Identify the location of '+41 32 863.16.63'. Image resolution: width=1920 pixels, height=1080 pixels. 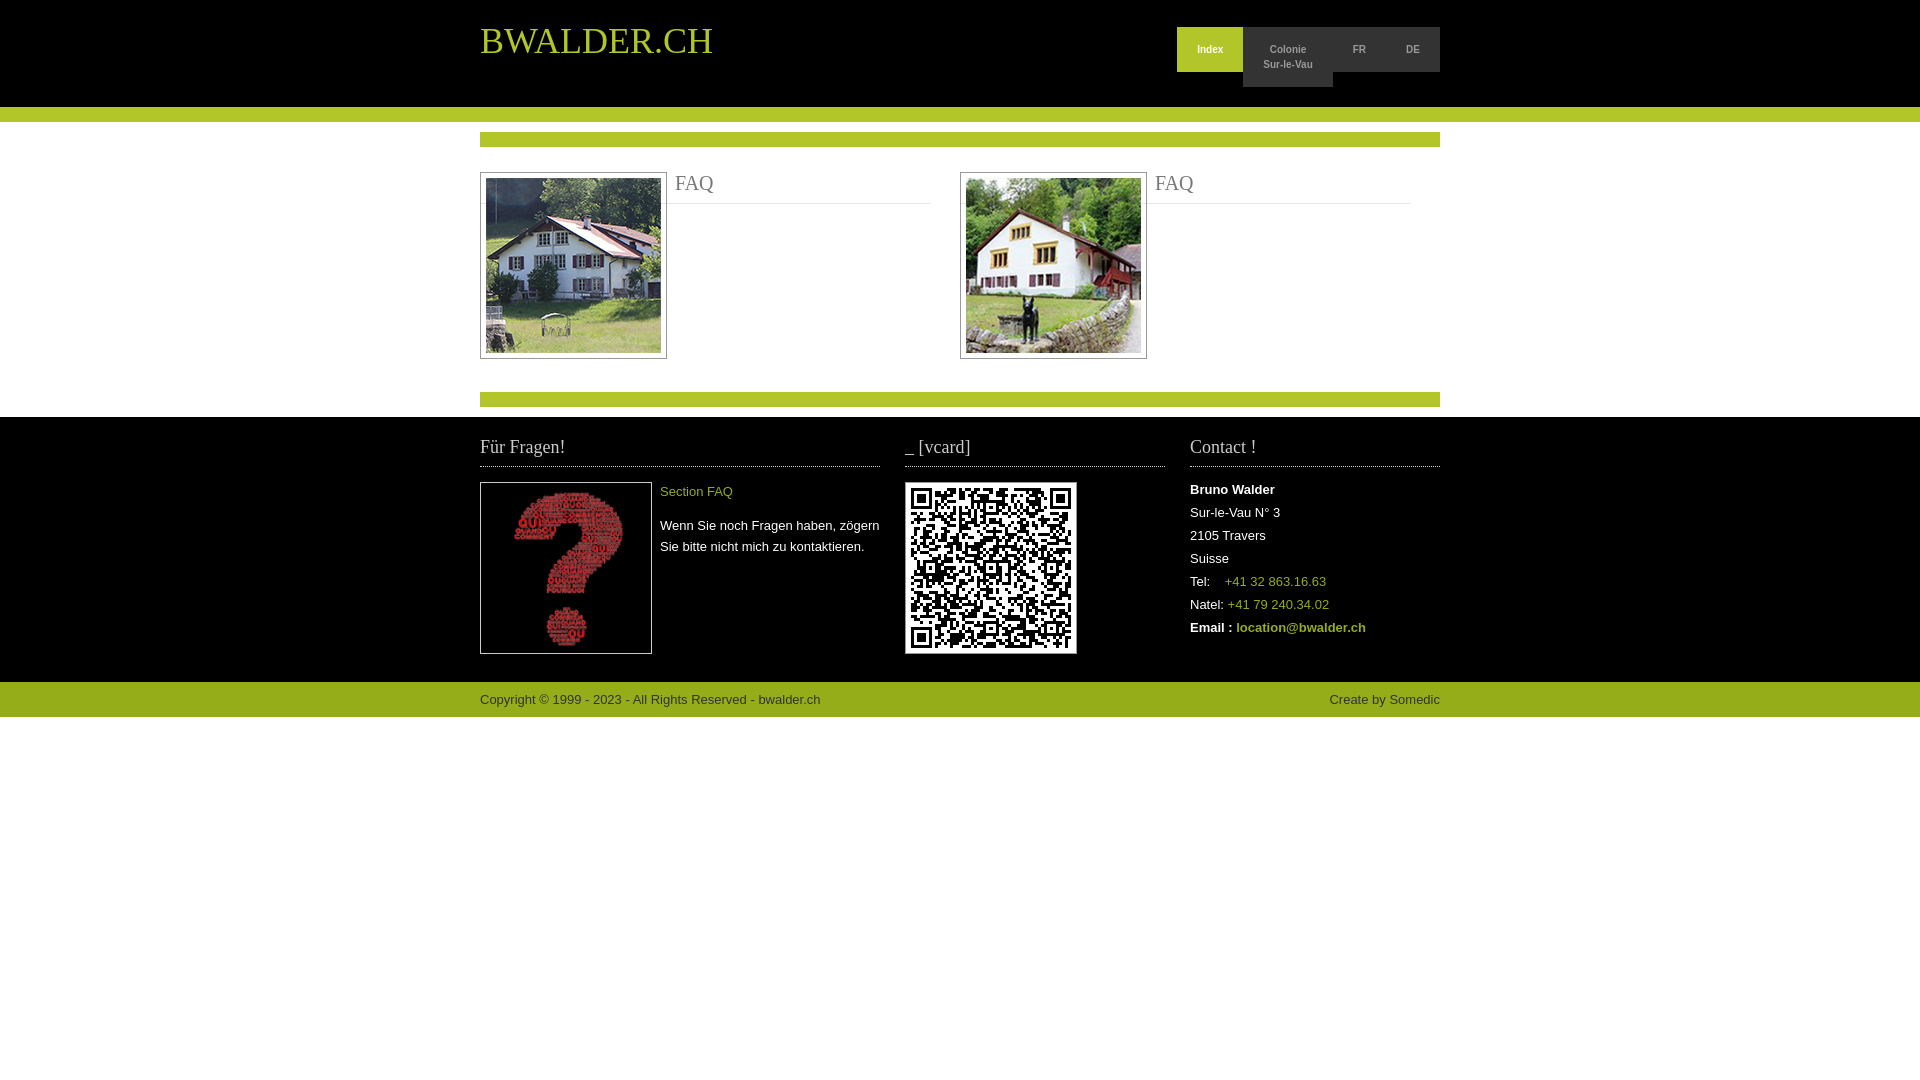
(1223, 581).